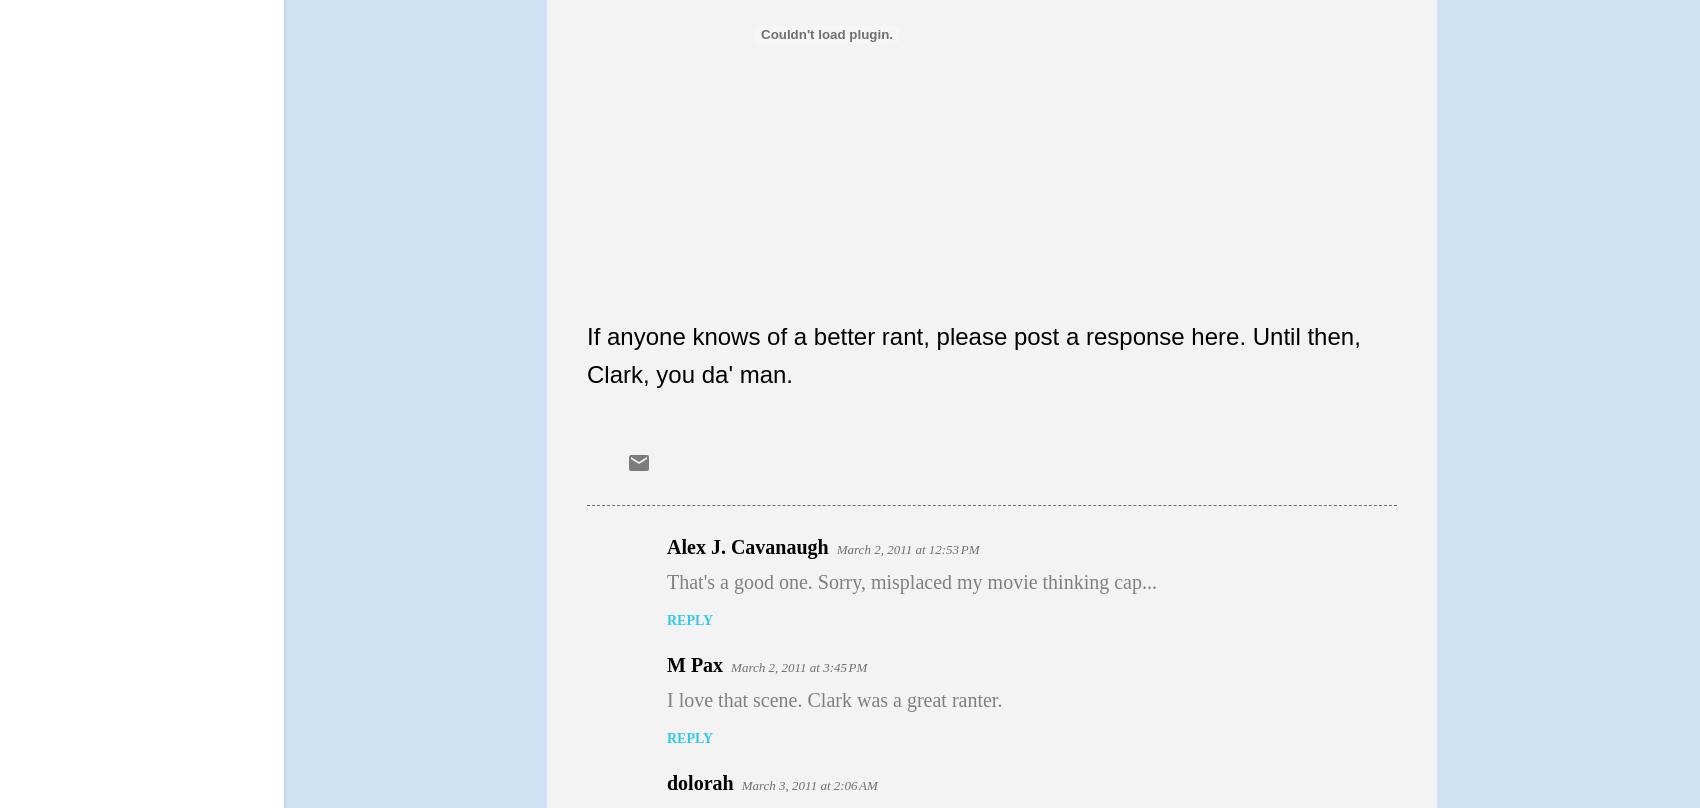  What do you see at coordinates (694, 664) in the screenshot?
I see `'M Pax'` at bounding box center [694, 664].